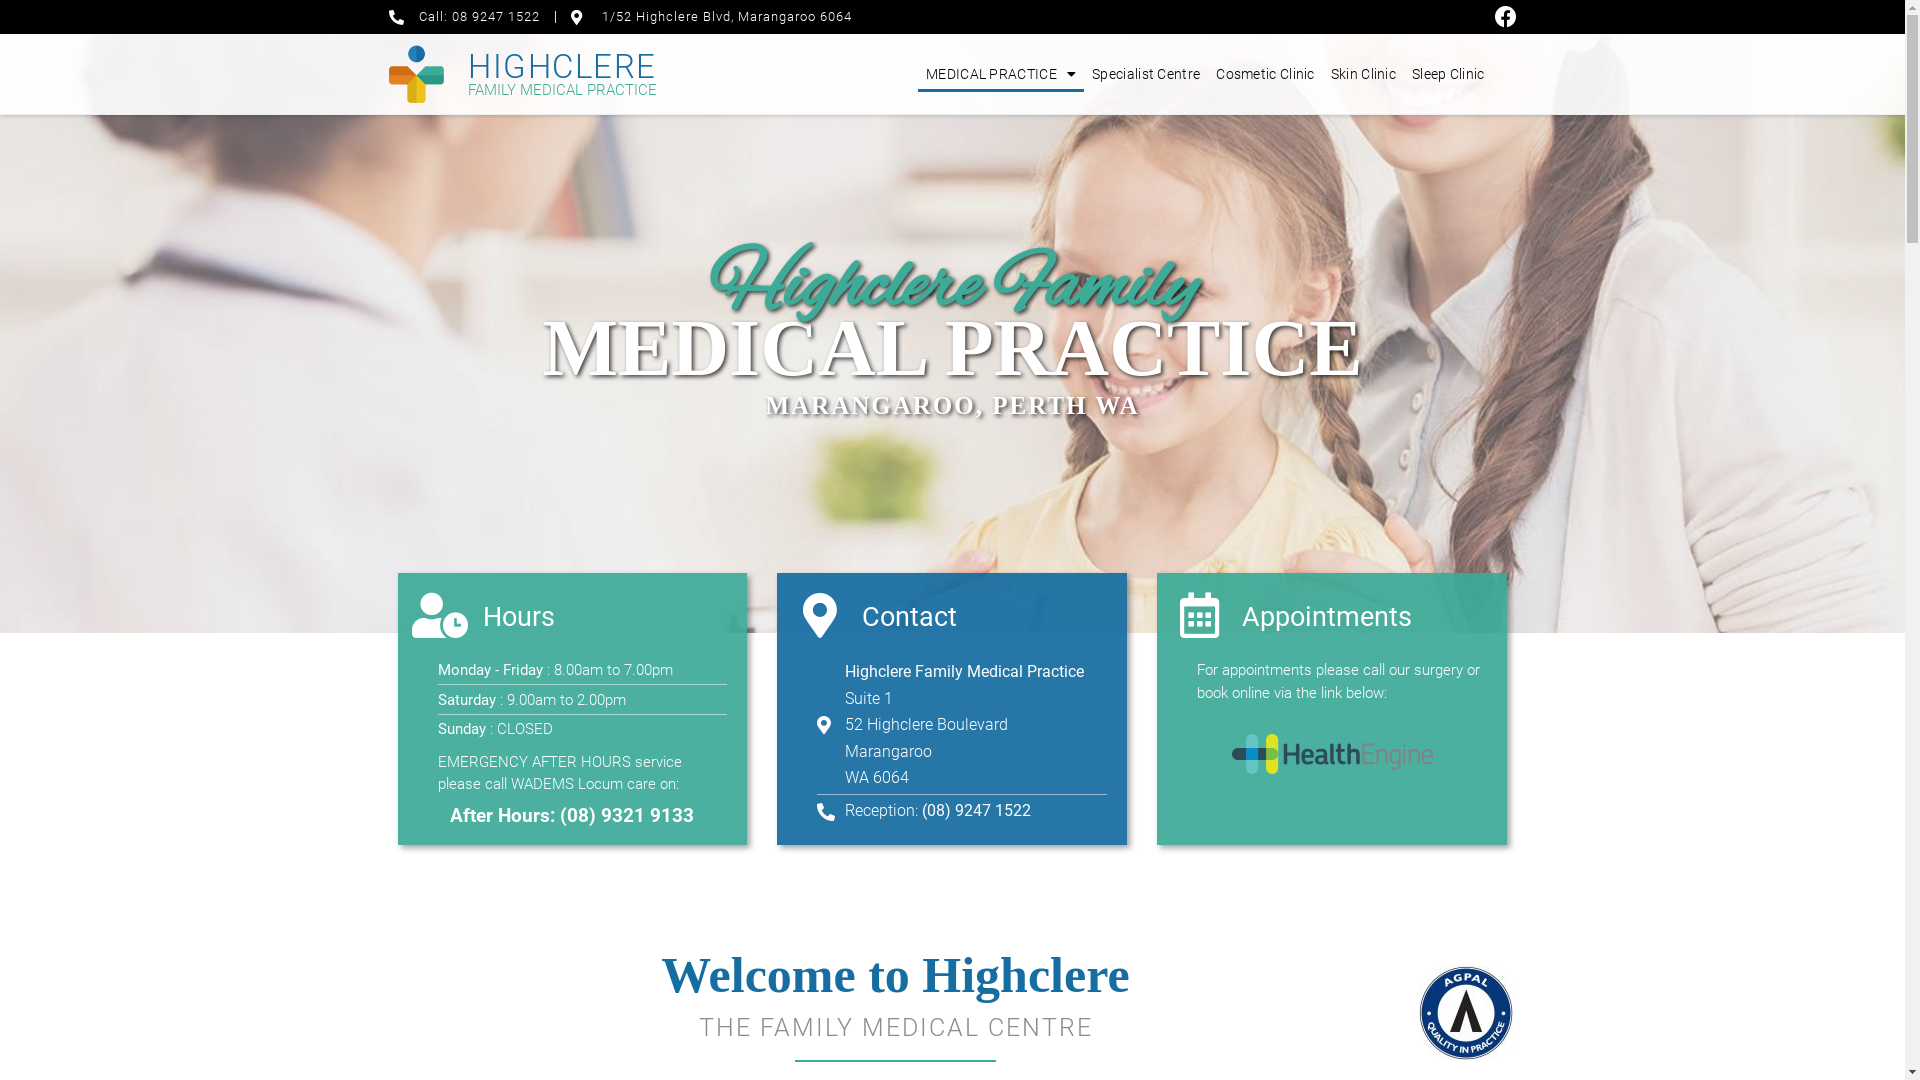  I want to click on 'Specialist Centre', so click(1146, 72).